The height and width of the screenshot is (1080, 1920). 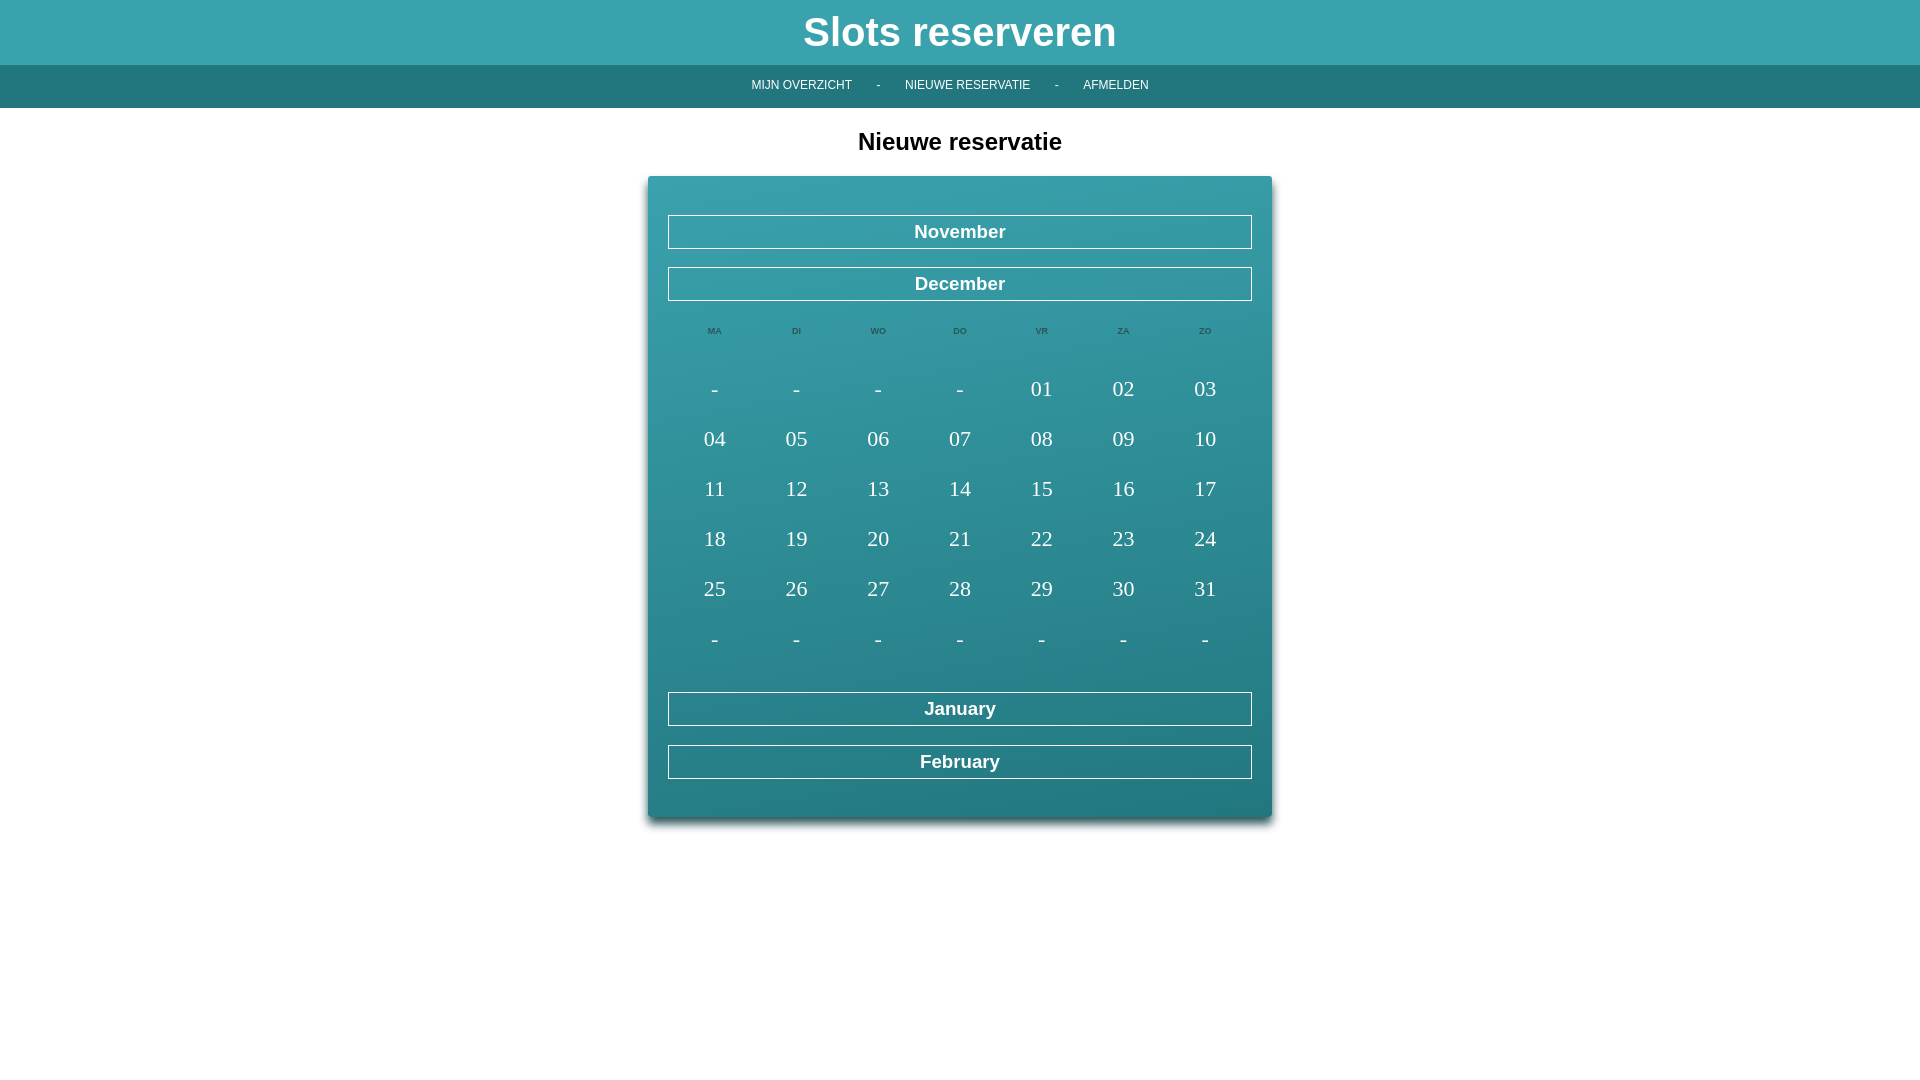 I want to click on '21', so click(x=917, y=540).